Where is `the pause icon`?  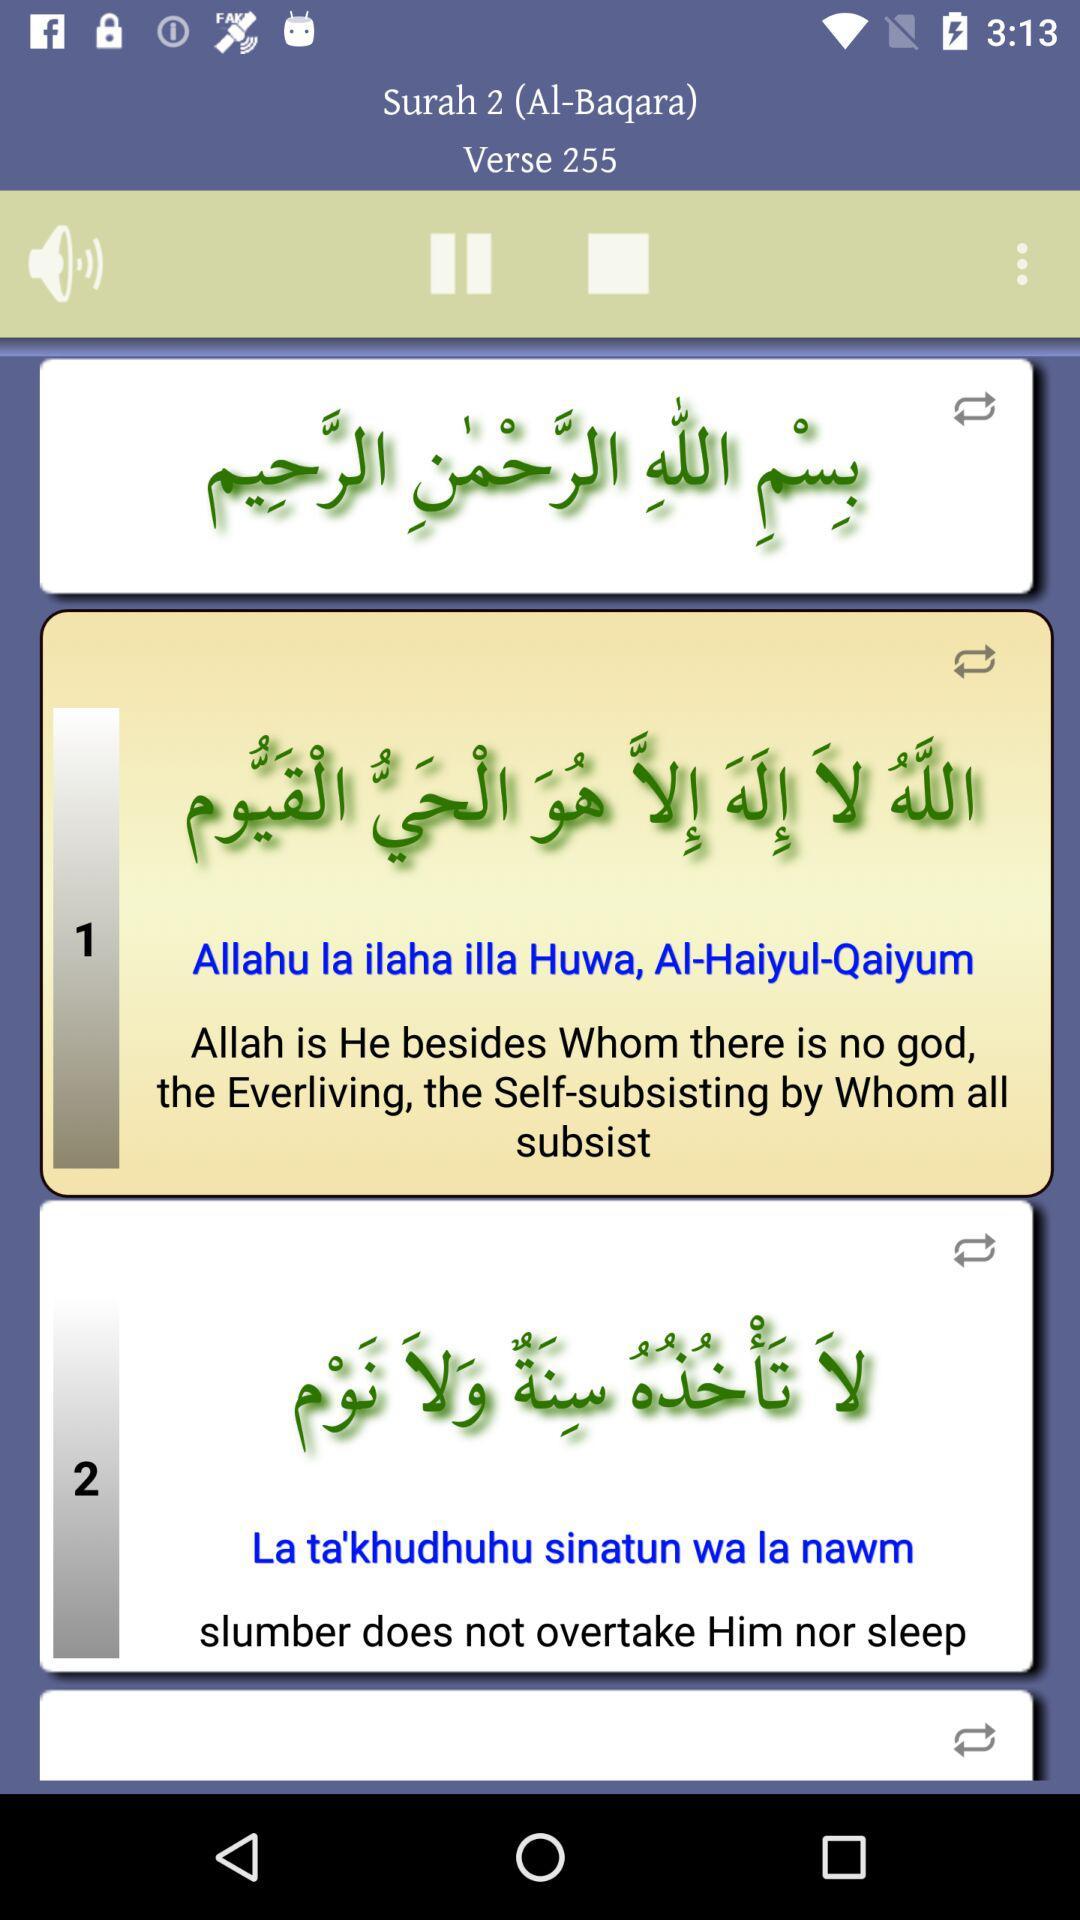
the pause icon is located at coordinates (460, 262).